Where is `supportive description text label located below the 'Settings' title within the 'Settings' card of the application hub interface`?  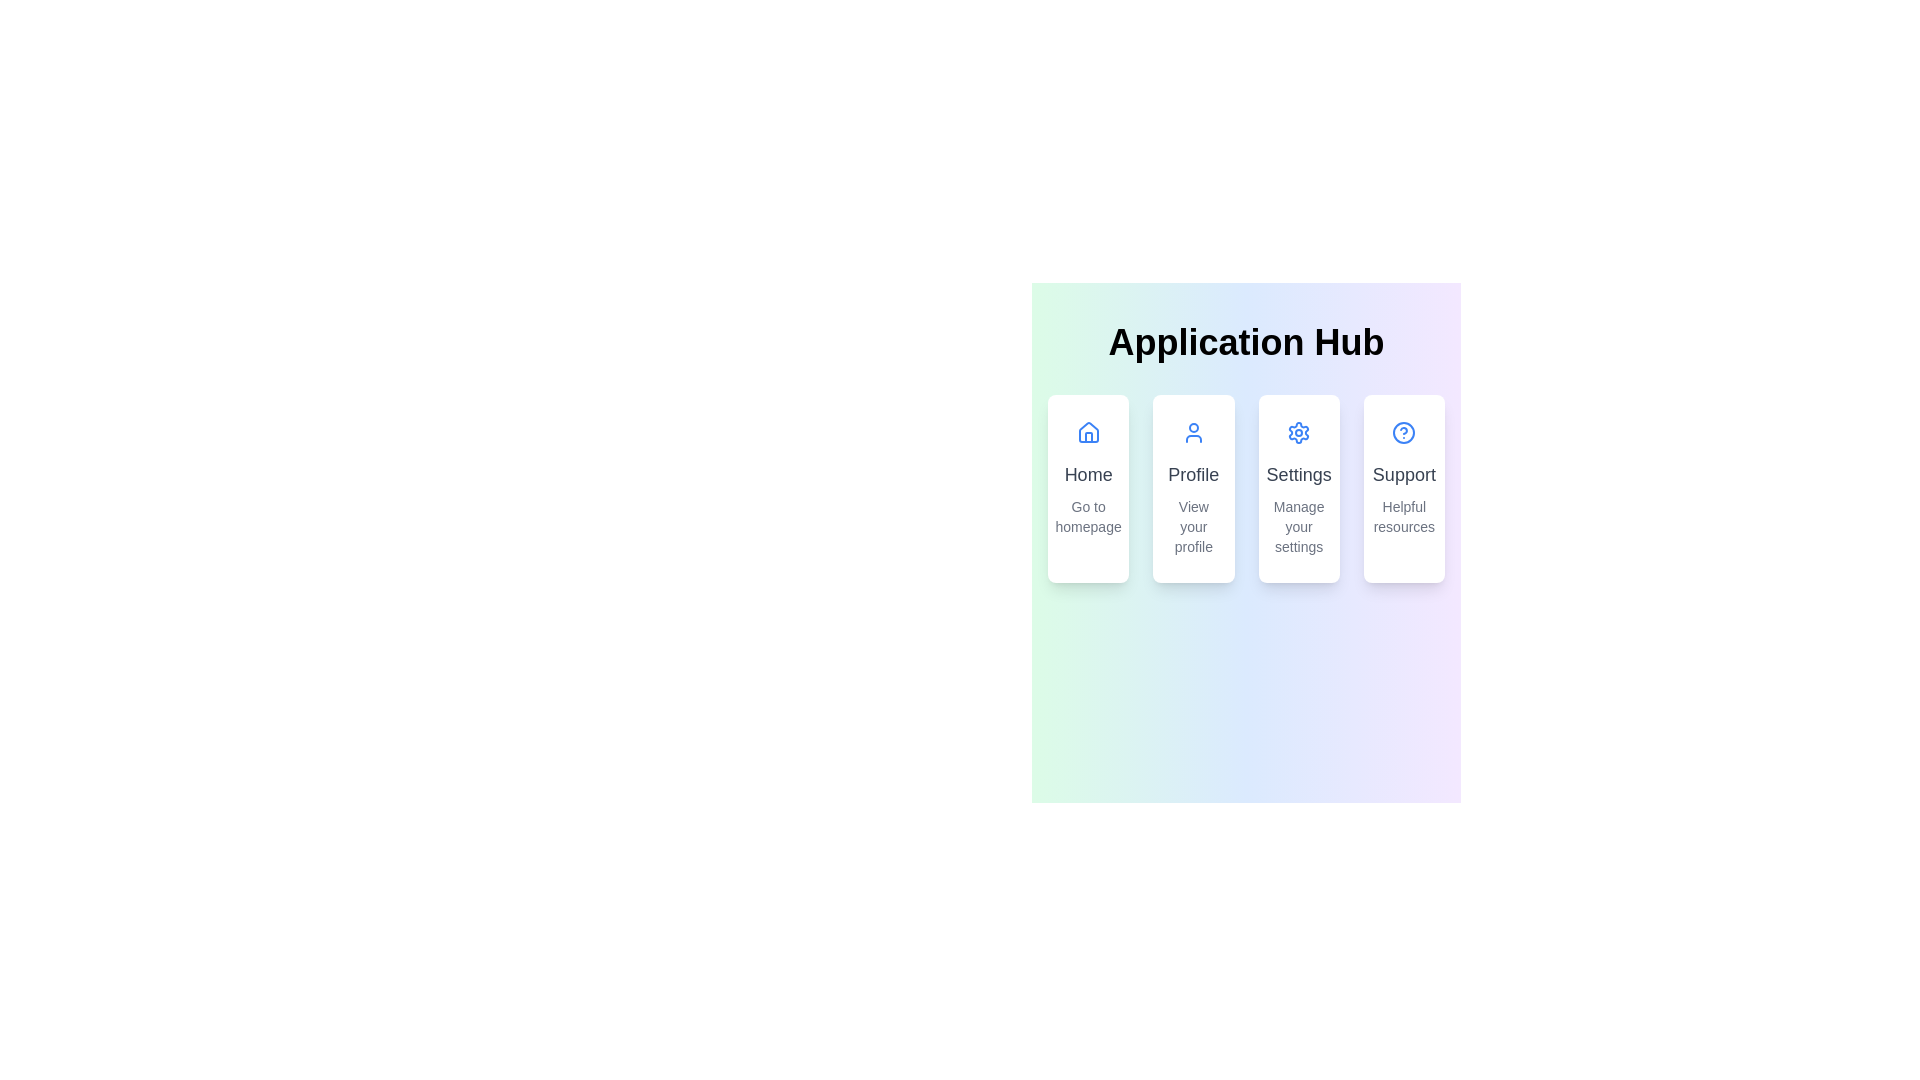 supportive description text label located below the 'Settings' title within the 'Settings' card of the application hub interface is located at coordinates (1299, 526).